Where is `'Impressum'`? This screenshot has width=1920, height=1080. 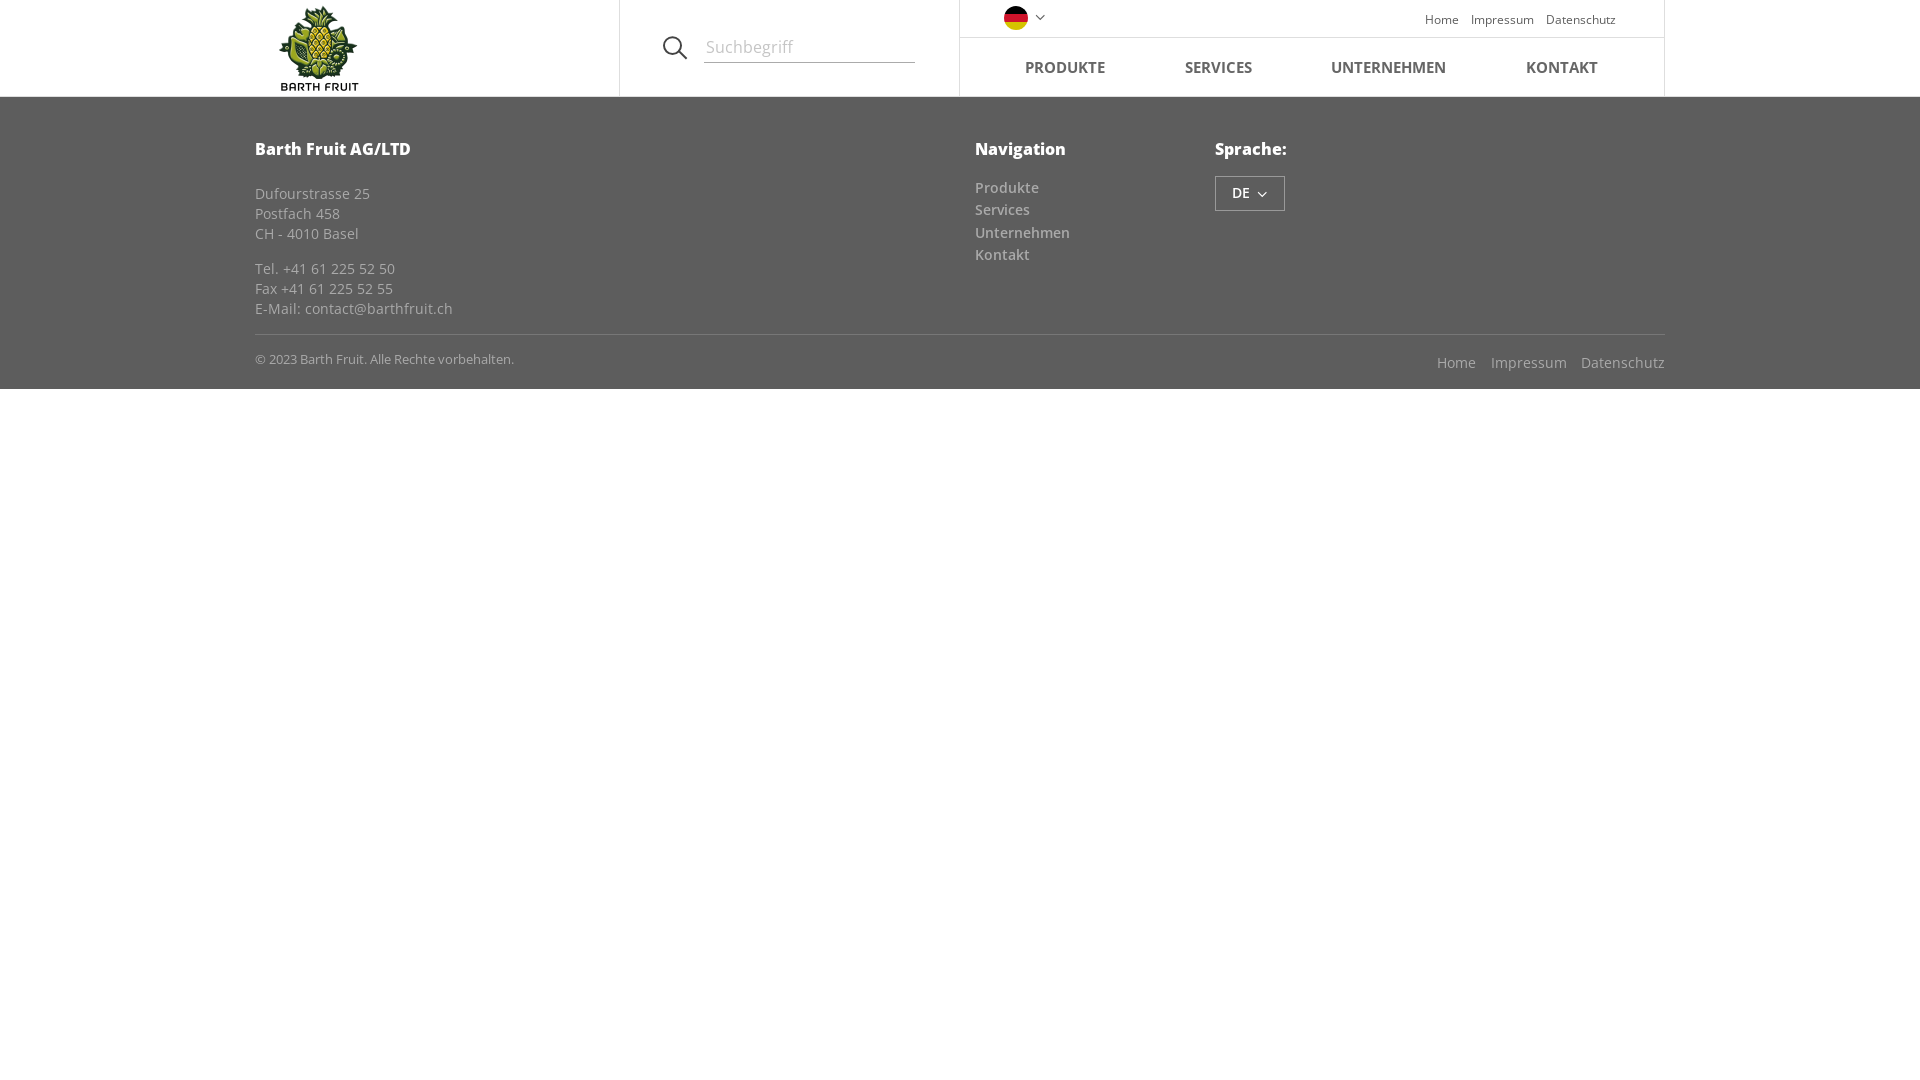
'Impressum' is located at coordinates (1520, 362).